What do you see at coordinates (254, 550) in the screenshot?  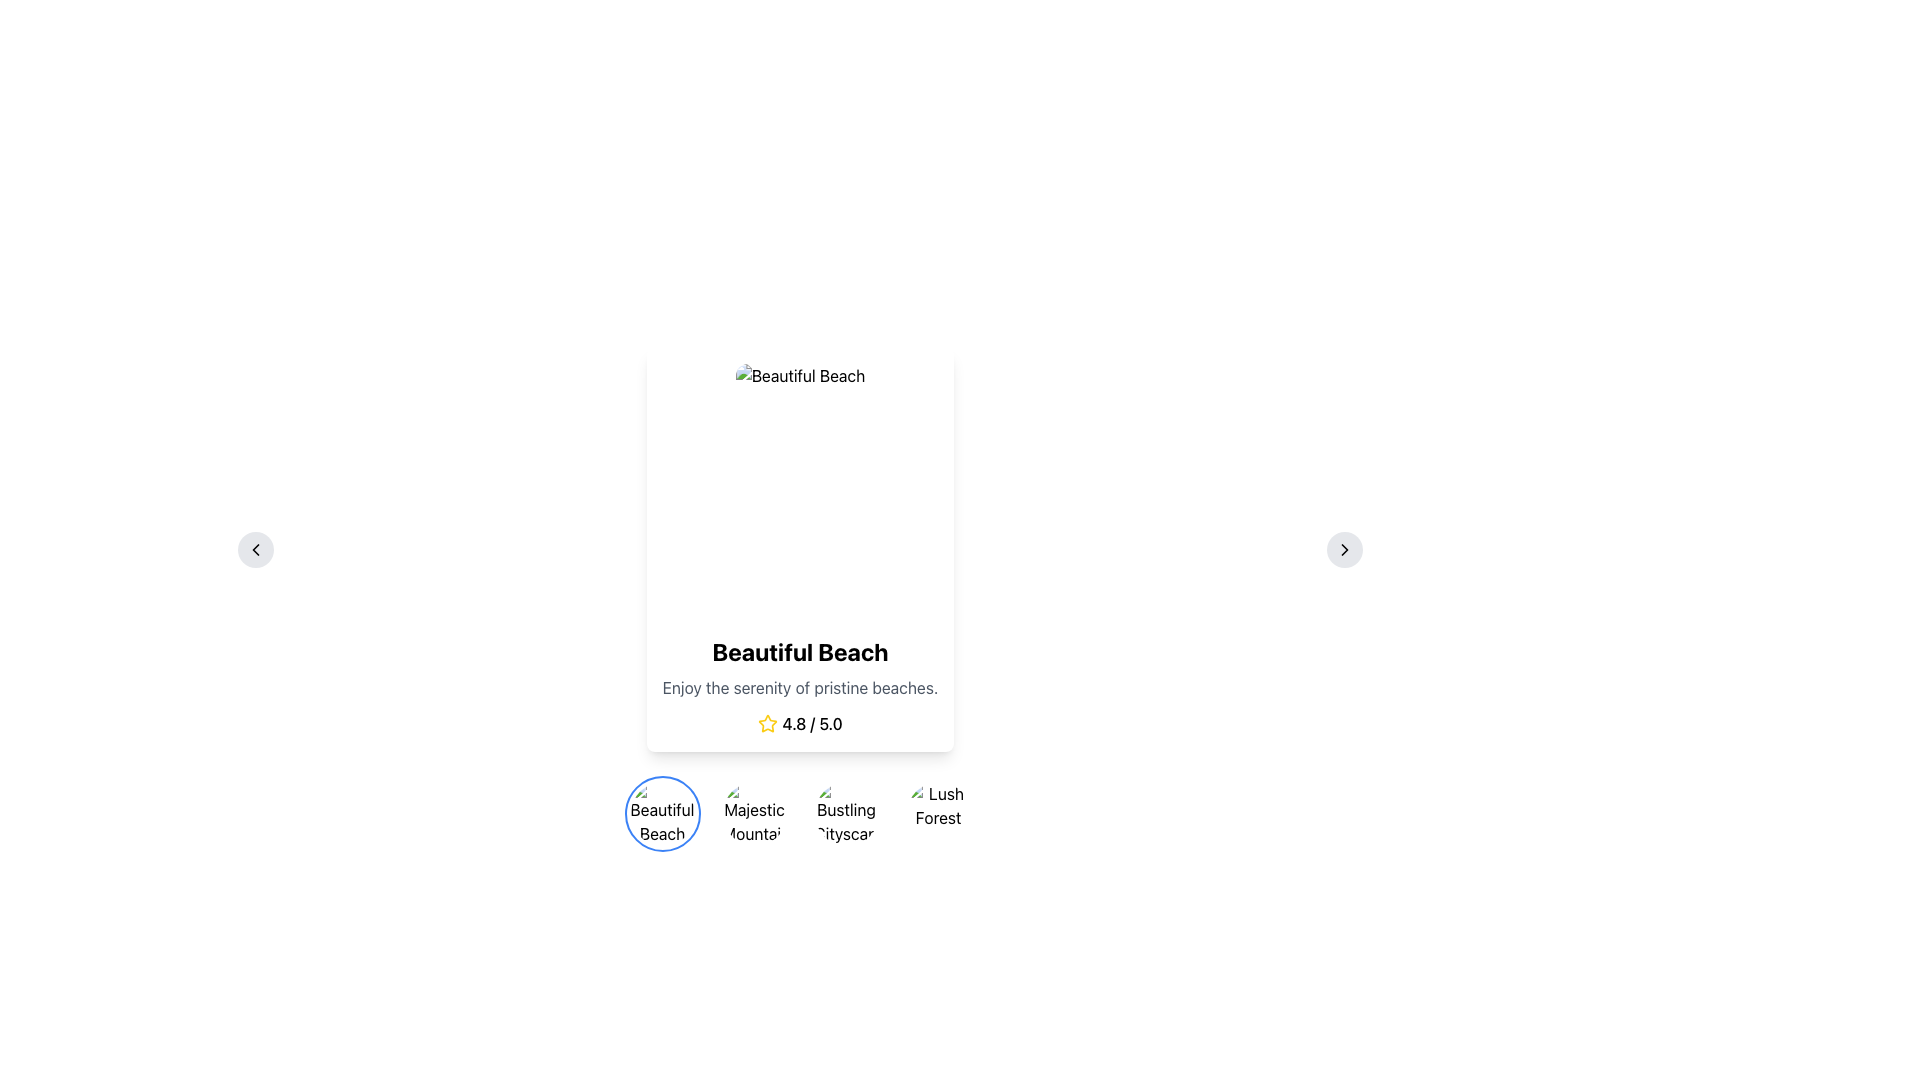 I see `the 'previous' SVG icon located in the top-left corner of the layout, which serves as a navigational element for stepping backward in the content` at bounding box center [254, 550].